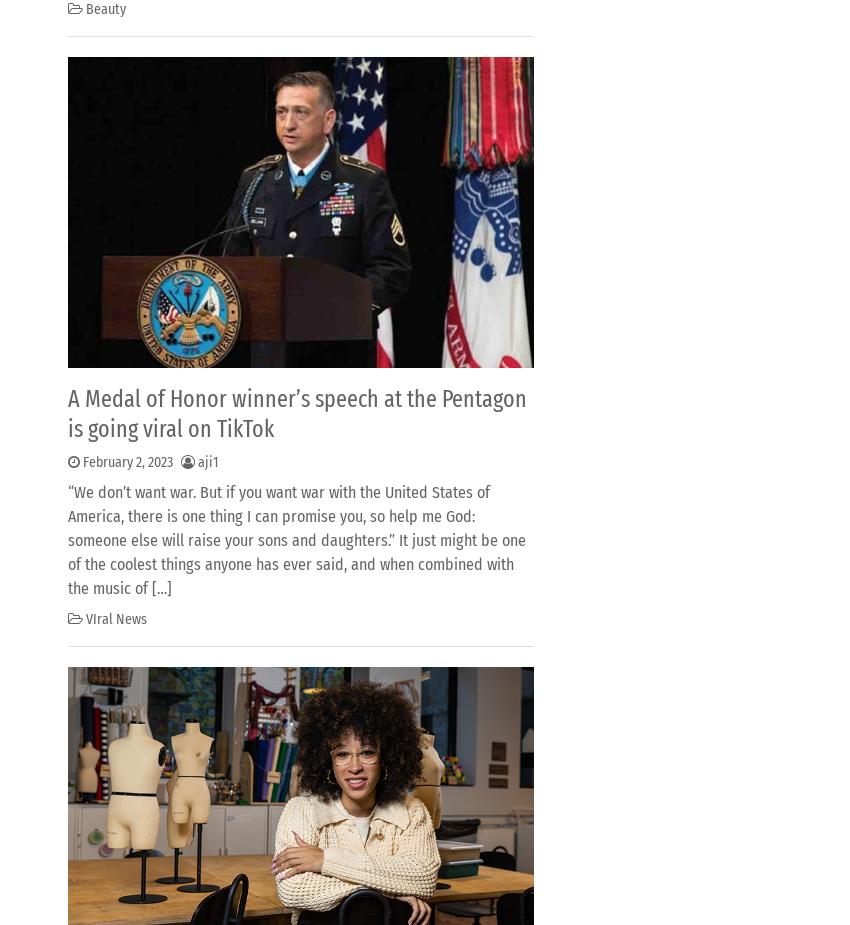 This screenshot has height=925, width=850. I want to click on 'Editor', so click(104, 39).